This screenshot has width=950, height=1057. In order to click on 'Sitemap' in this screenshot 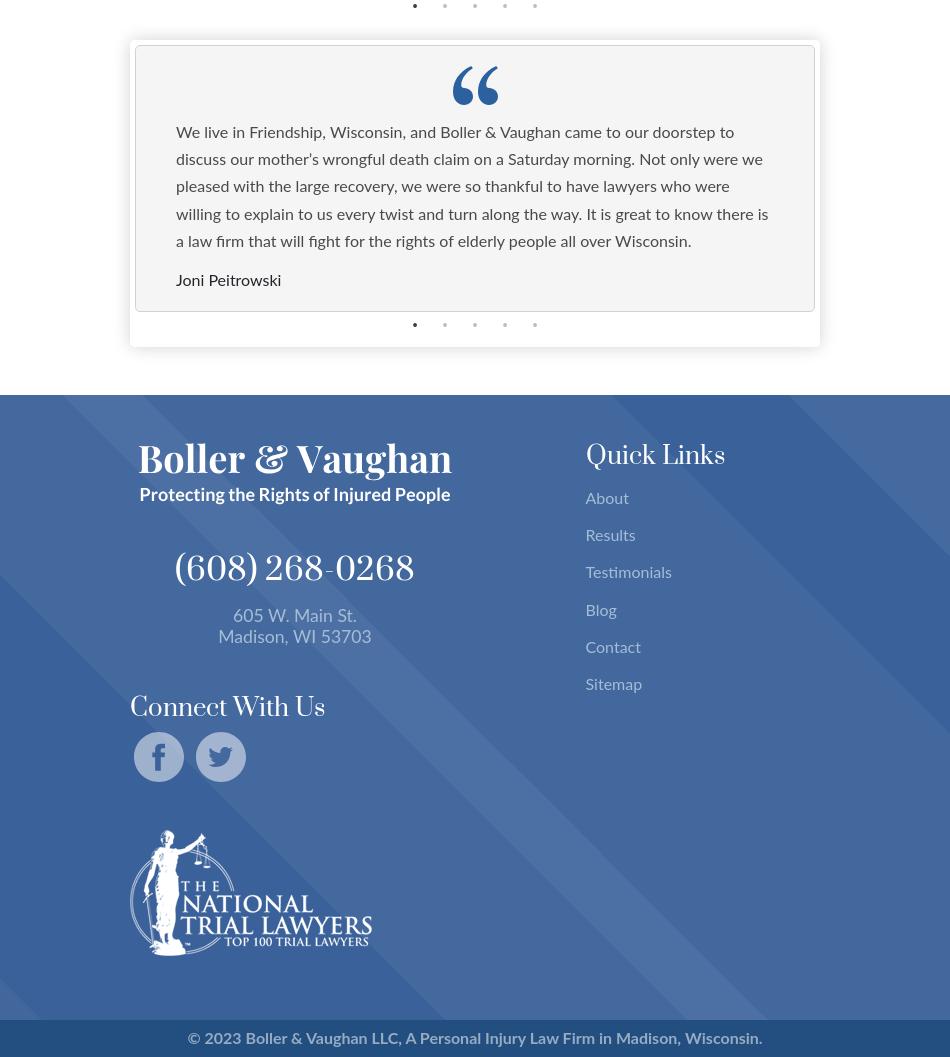, I will do `click(613, 682)`.